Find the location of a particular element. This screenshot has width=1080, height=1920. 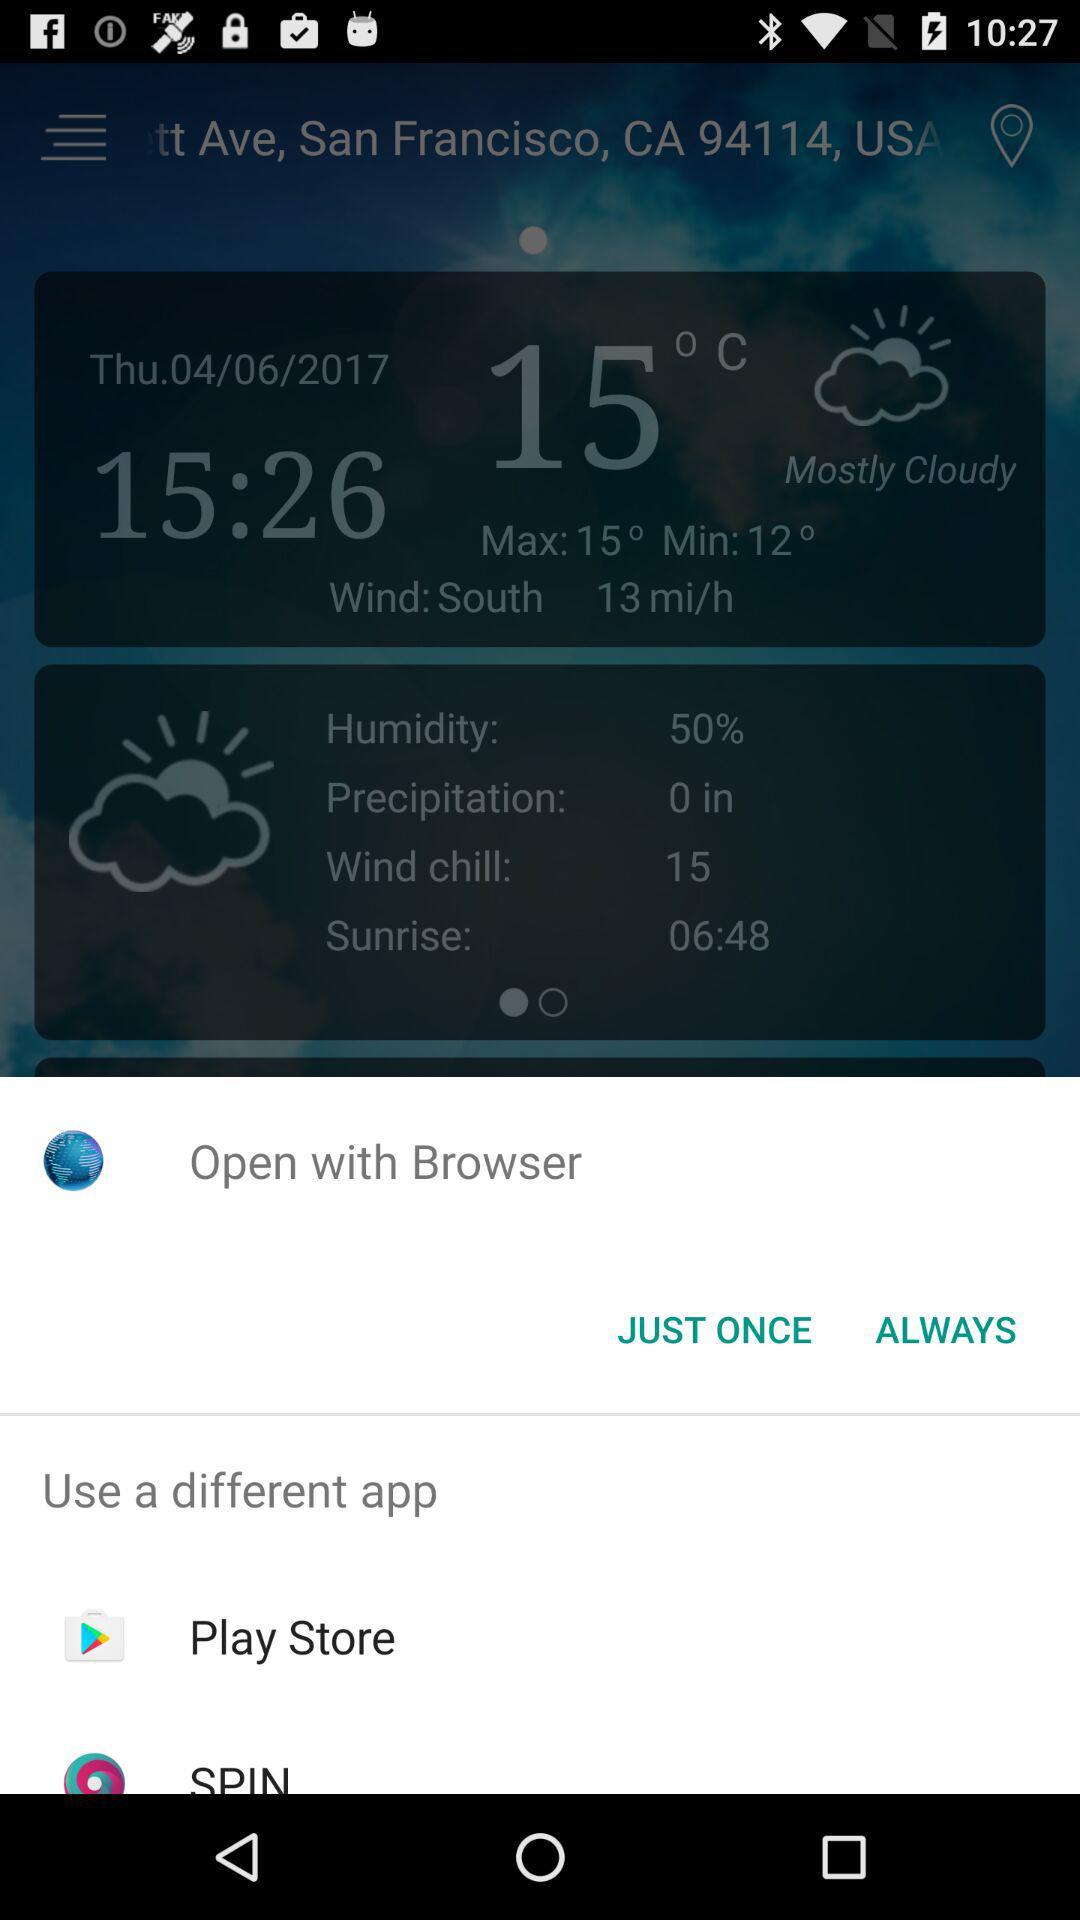

the button to the right of the just once is located at coordinates (945, 1329).